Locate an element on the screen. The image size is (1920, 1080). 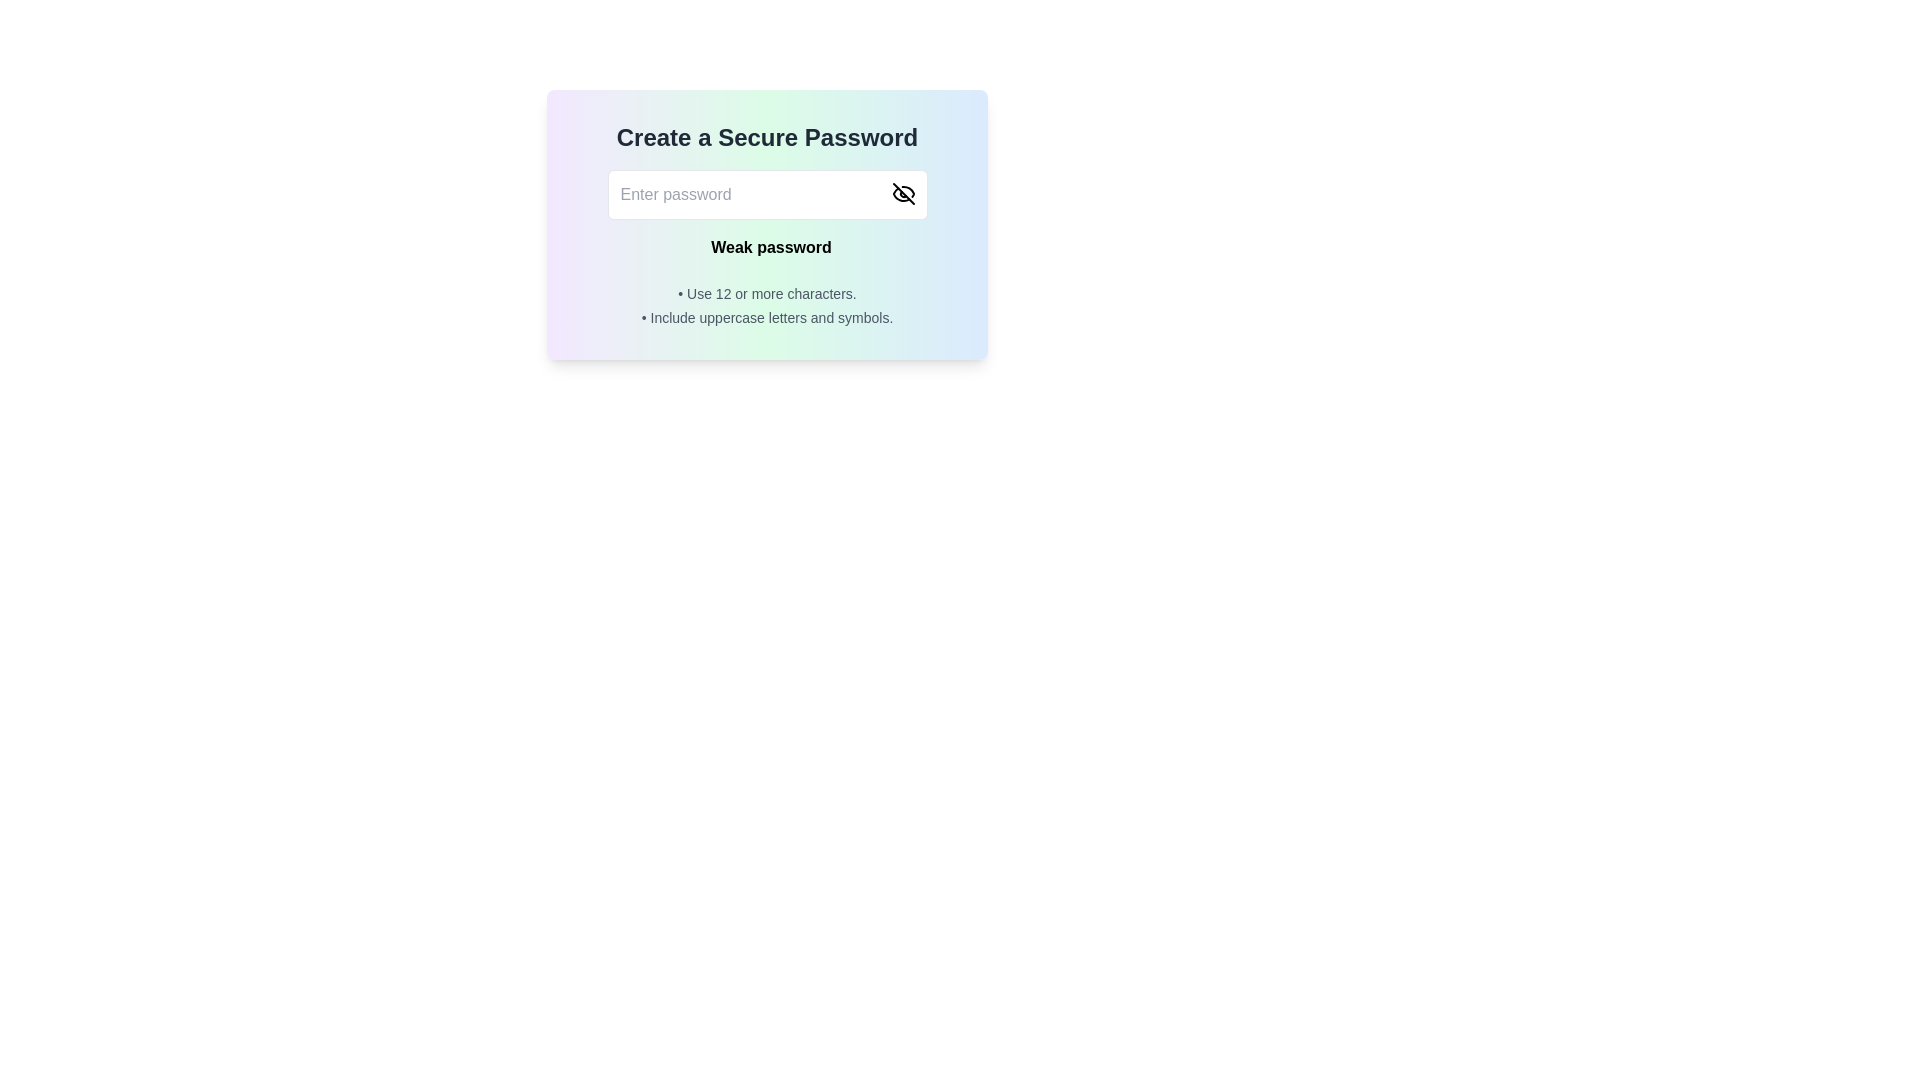
the text label indicating that the current password entered is weak, located directly below the password input field and aligned to the left is located at coordinates (770, 246).